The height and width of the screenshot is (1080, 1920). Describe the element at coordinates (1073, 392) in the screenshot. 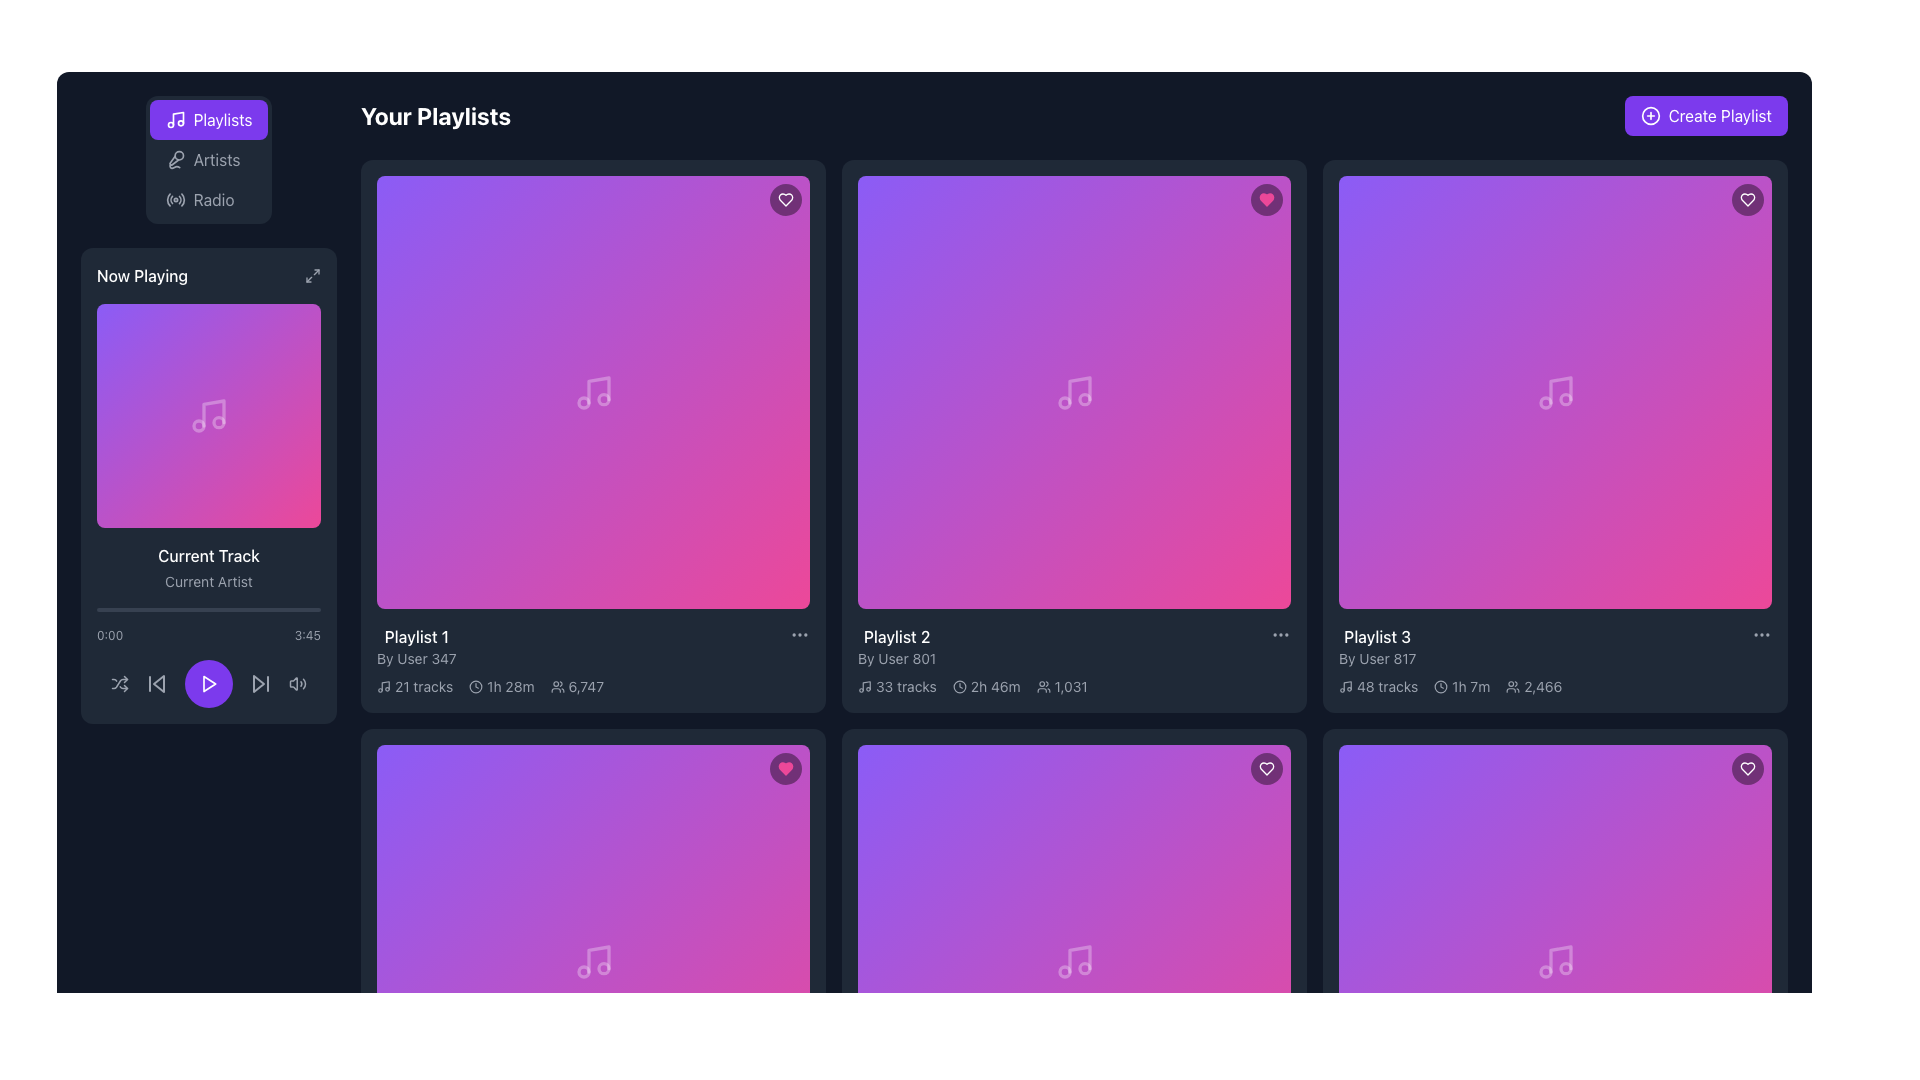

I see `the interactive play button for 'Playlist 2'` at that location.